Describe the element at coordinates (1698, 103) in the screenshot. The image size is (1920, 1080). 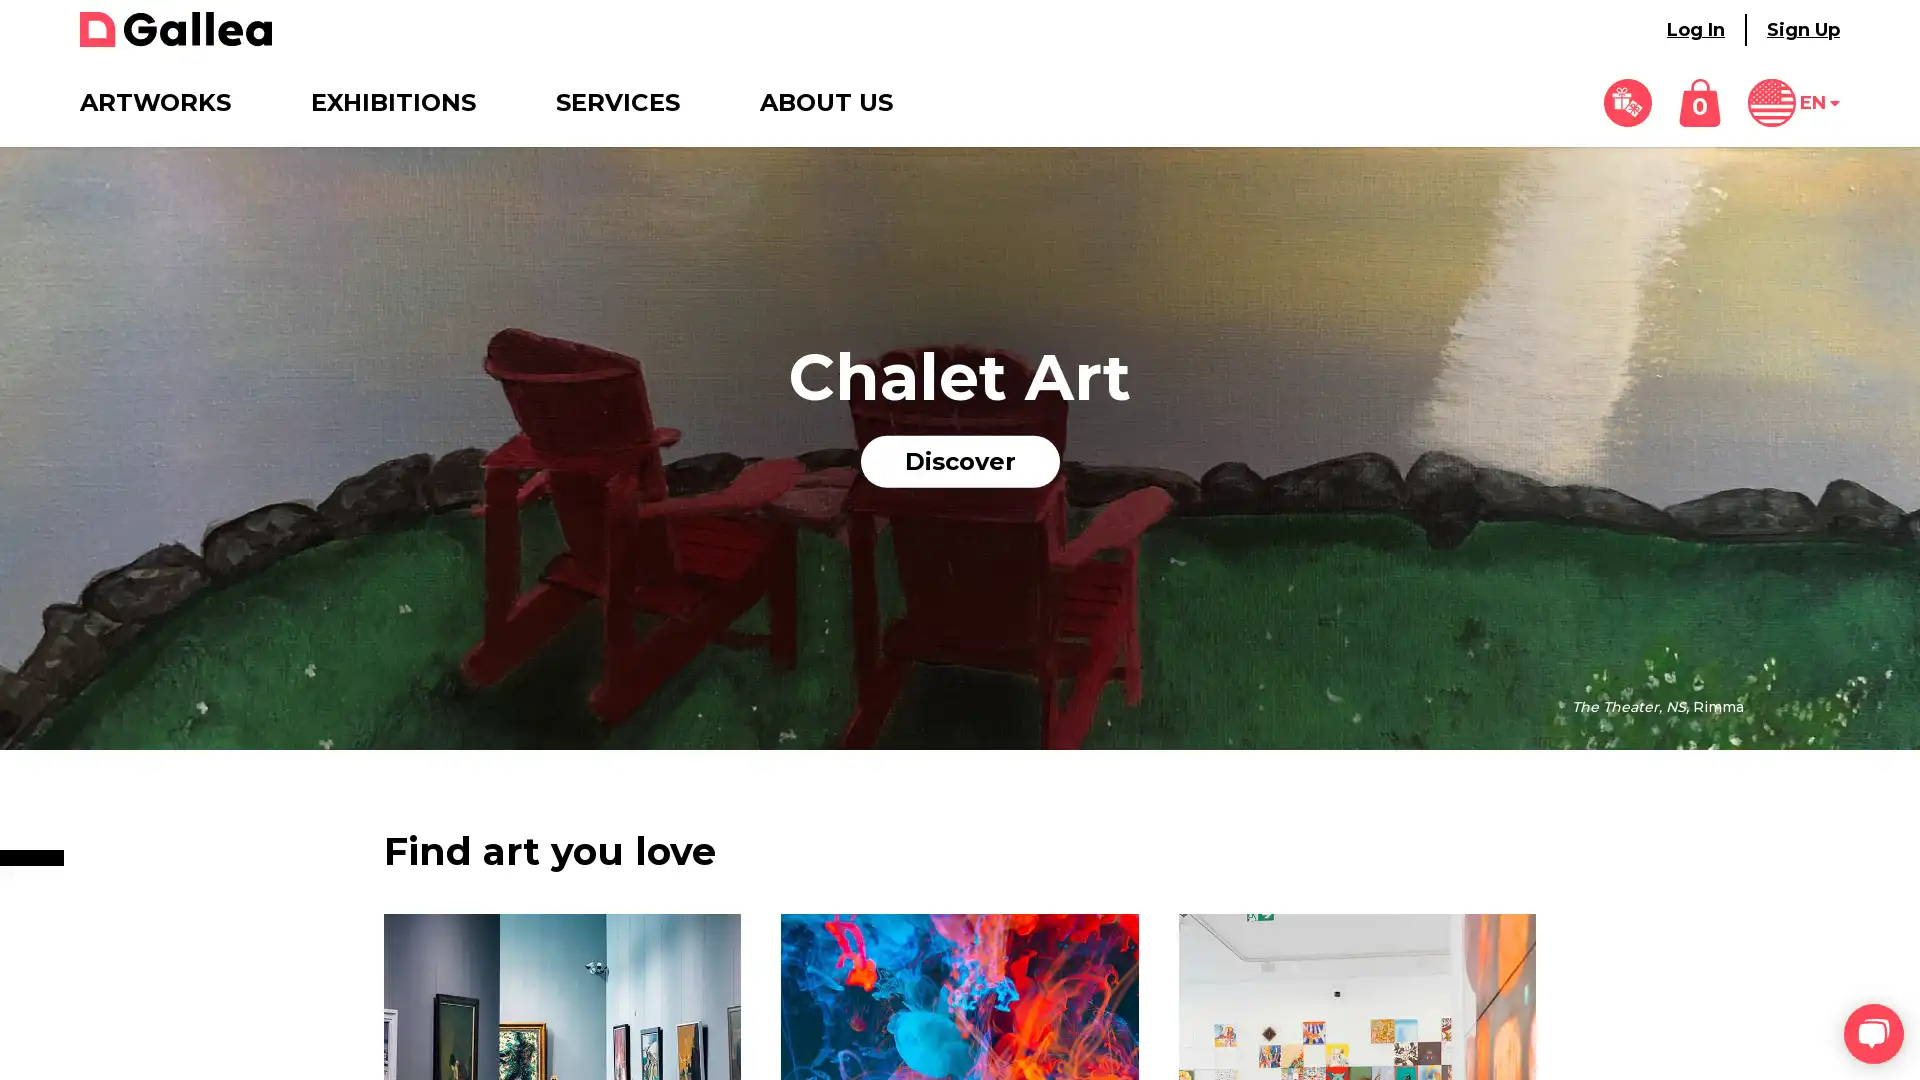
I see `0` at that location.